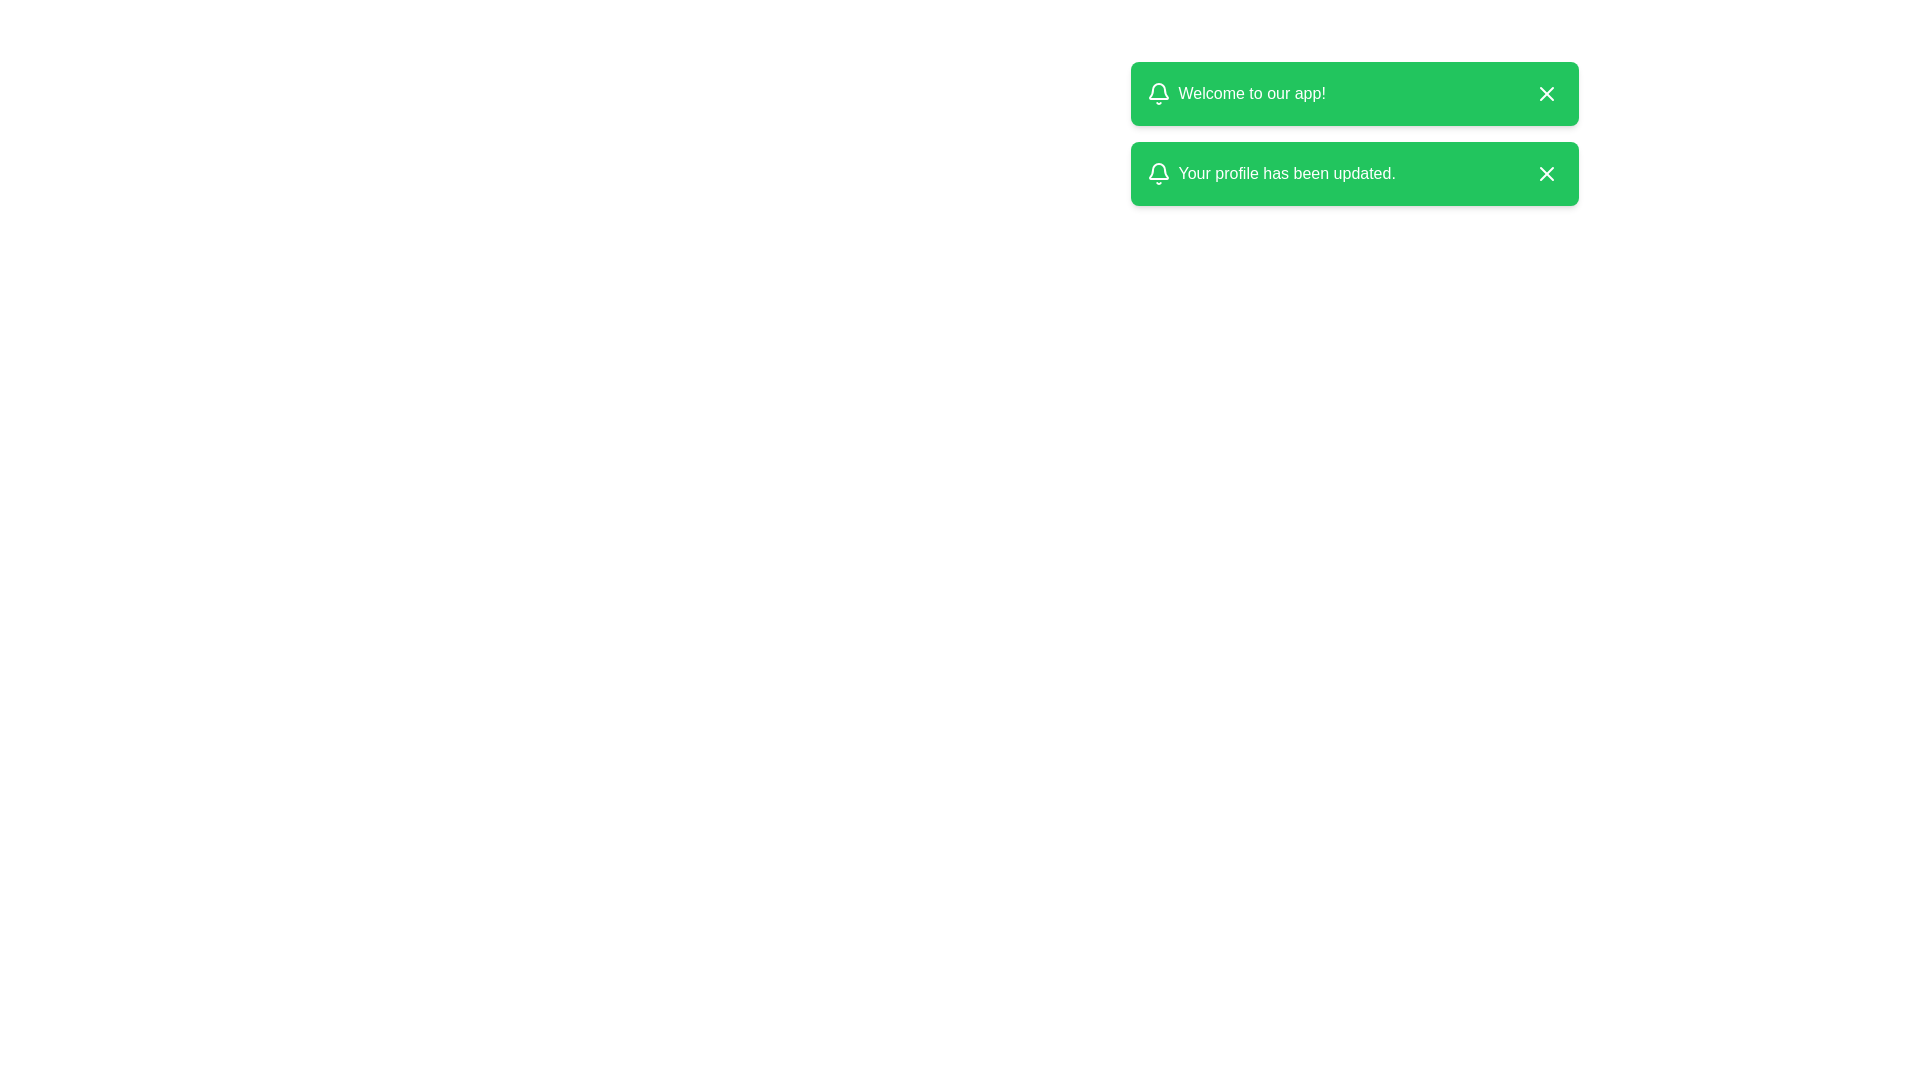 The image size is (1920, 1080). I want to click on message from the green notification banner displaying 'Your profile has been updated.', so click(1354, 172).